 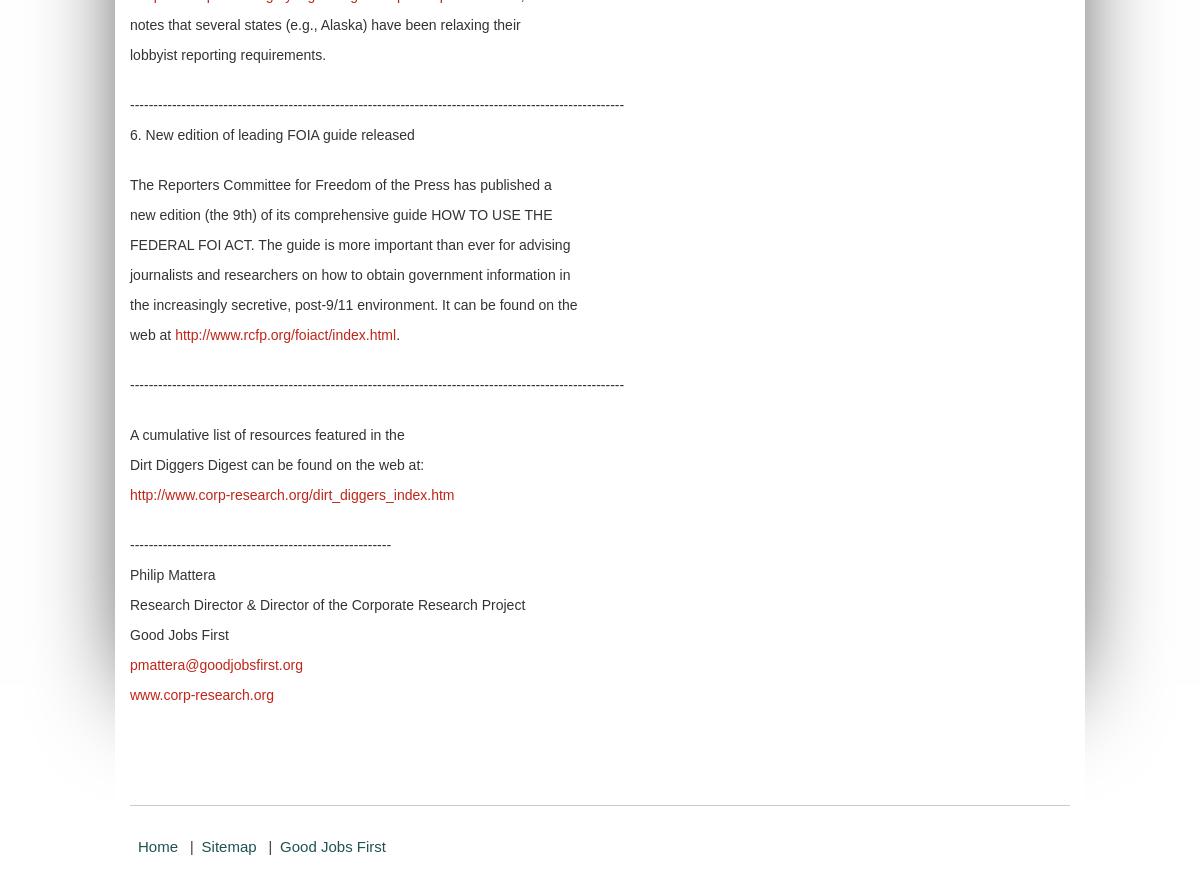 What do you see at coordinates (341, 213) in the screenshot?
I see `'new edition (the 9th) of its comprehensive guide HOW TO USE THE'` at bounding box center [341, 213].